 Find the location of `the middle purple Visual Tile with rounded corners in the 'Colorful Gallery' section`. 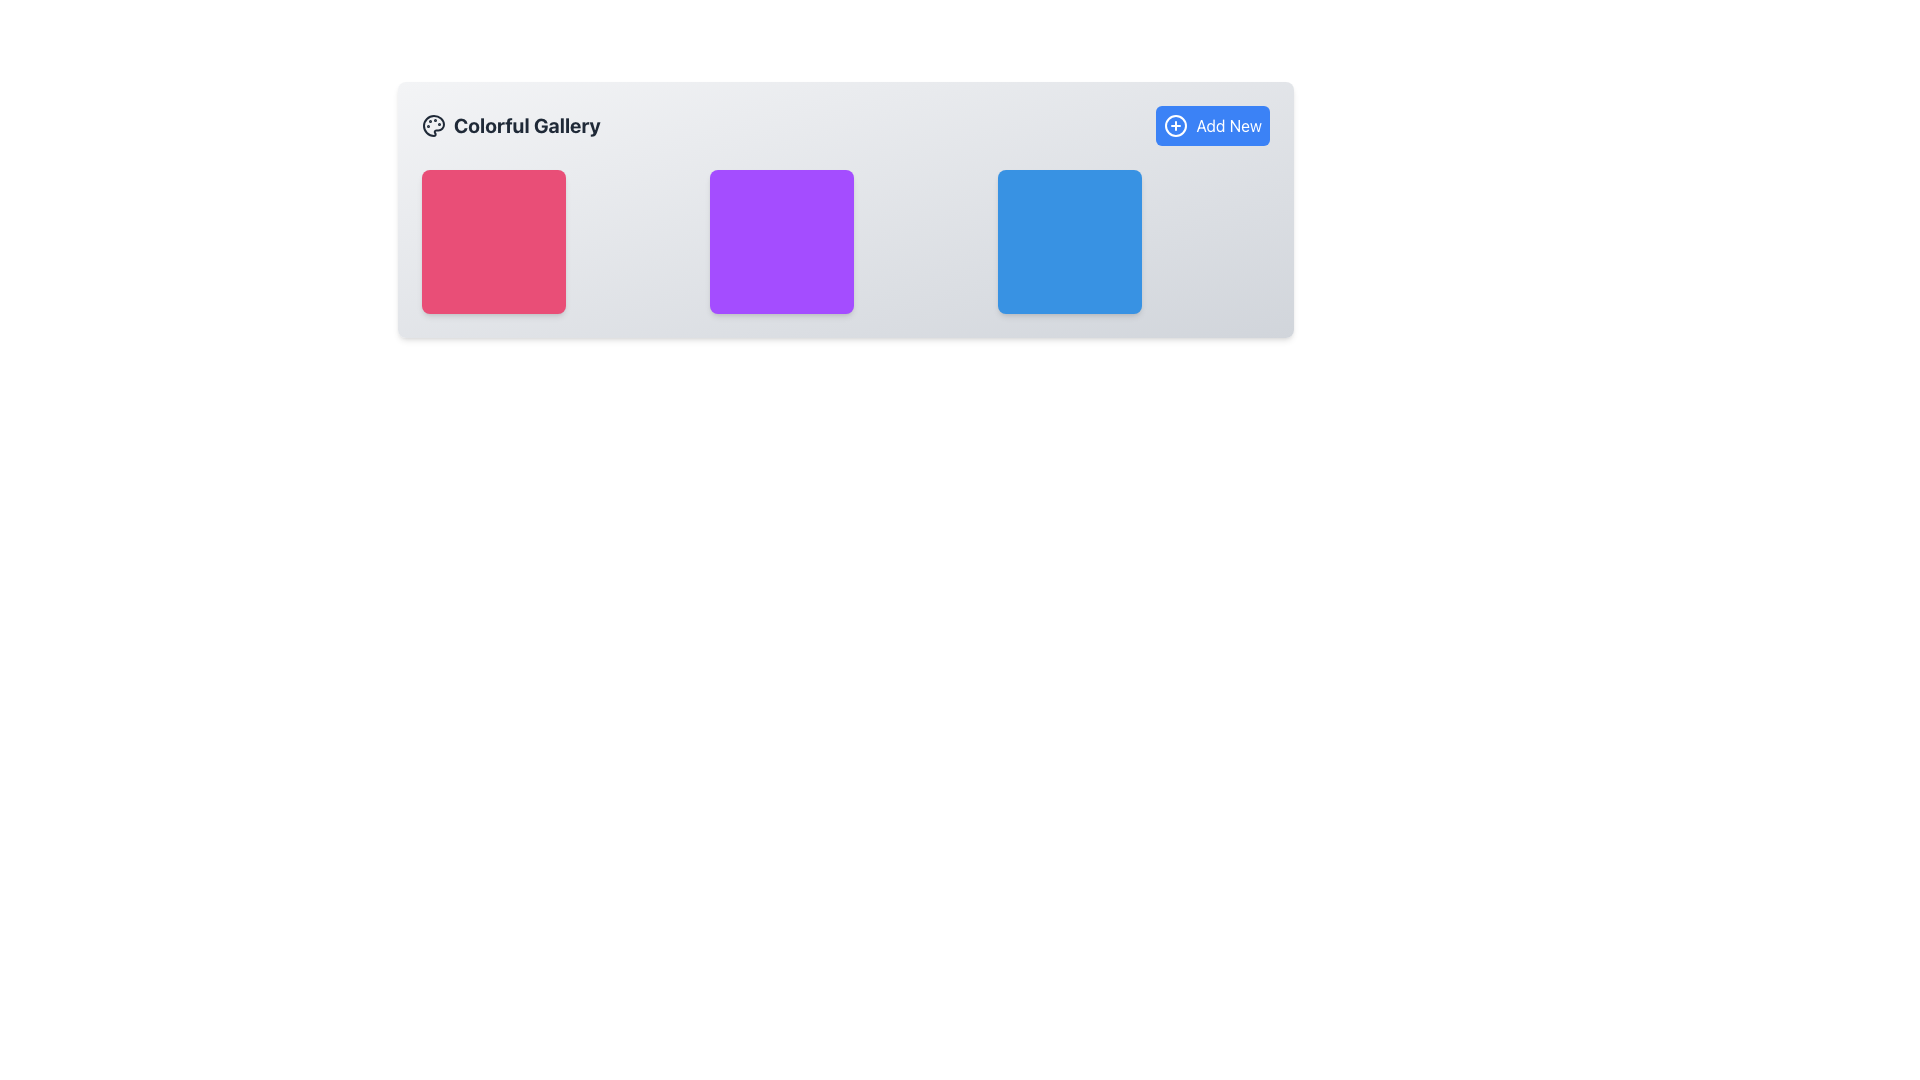

the middle purple Visual Tile with rounded corners in the 'Colorful Gallery' section is located at coordinates (781, 241).